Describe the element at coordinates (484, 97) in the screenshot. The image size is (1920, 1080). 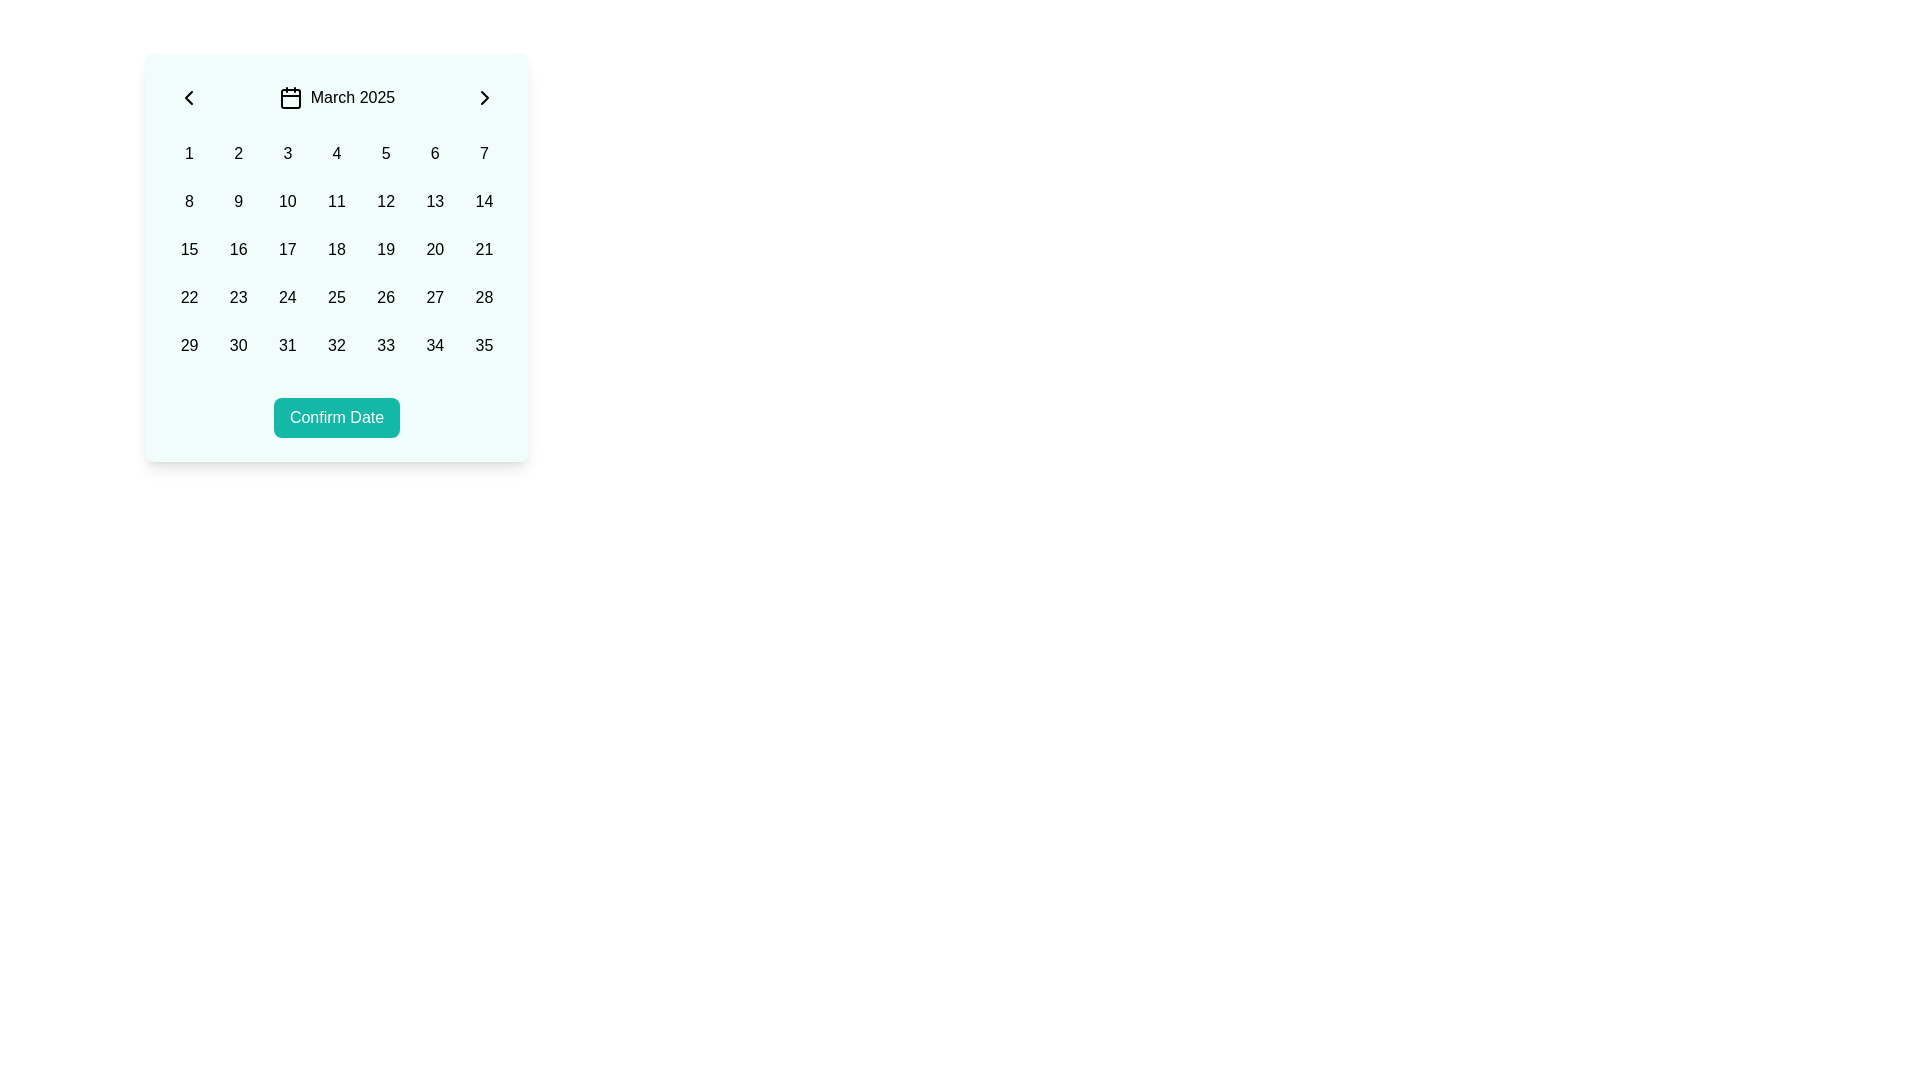
I see `right-pointing chevron button located to the right of the 'March 2025' label for accessibility features` at that location.